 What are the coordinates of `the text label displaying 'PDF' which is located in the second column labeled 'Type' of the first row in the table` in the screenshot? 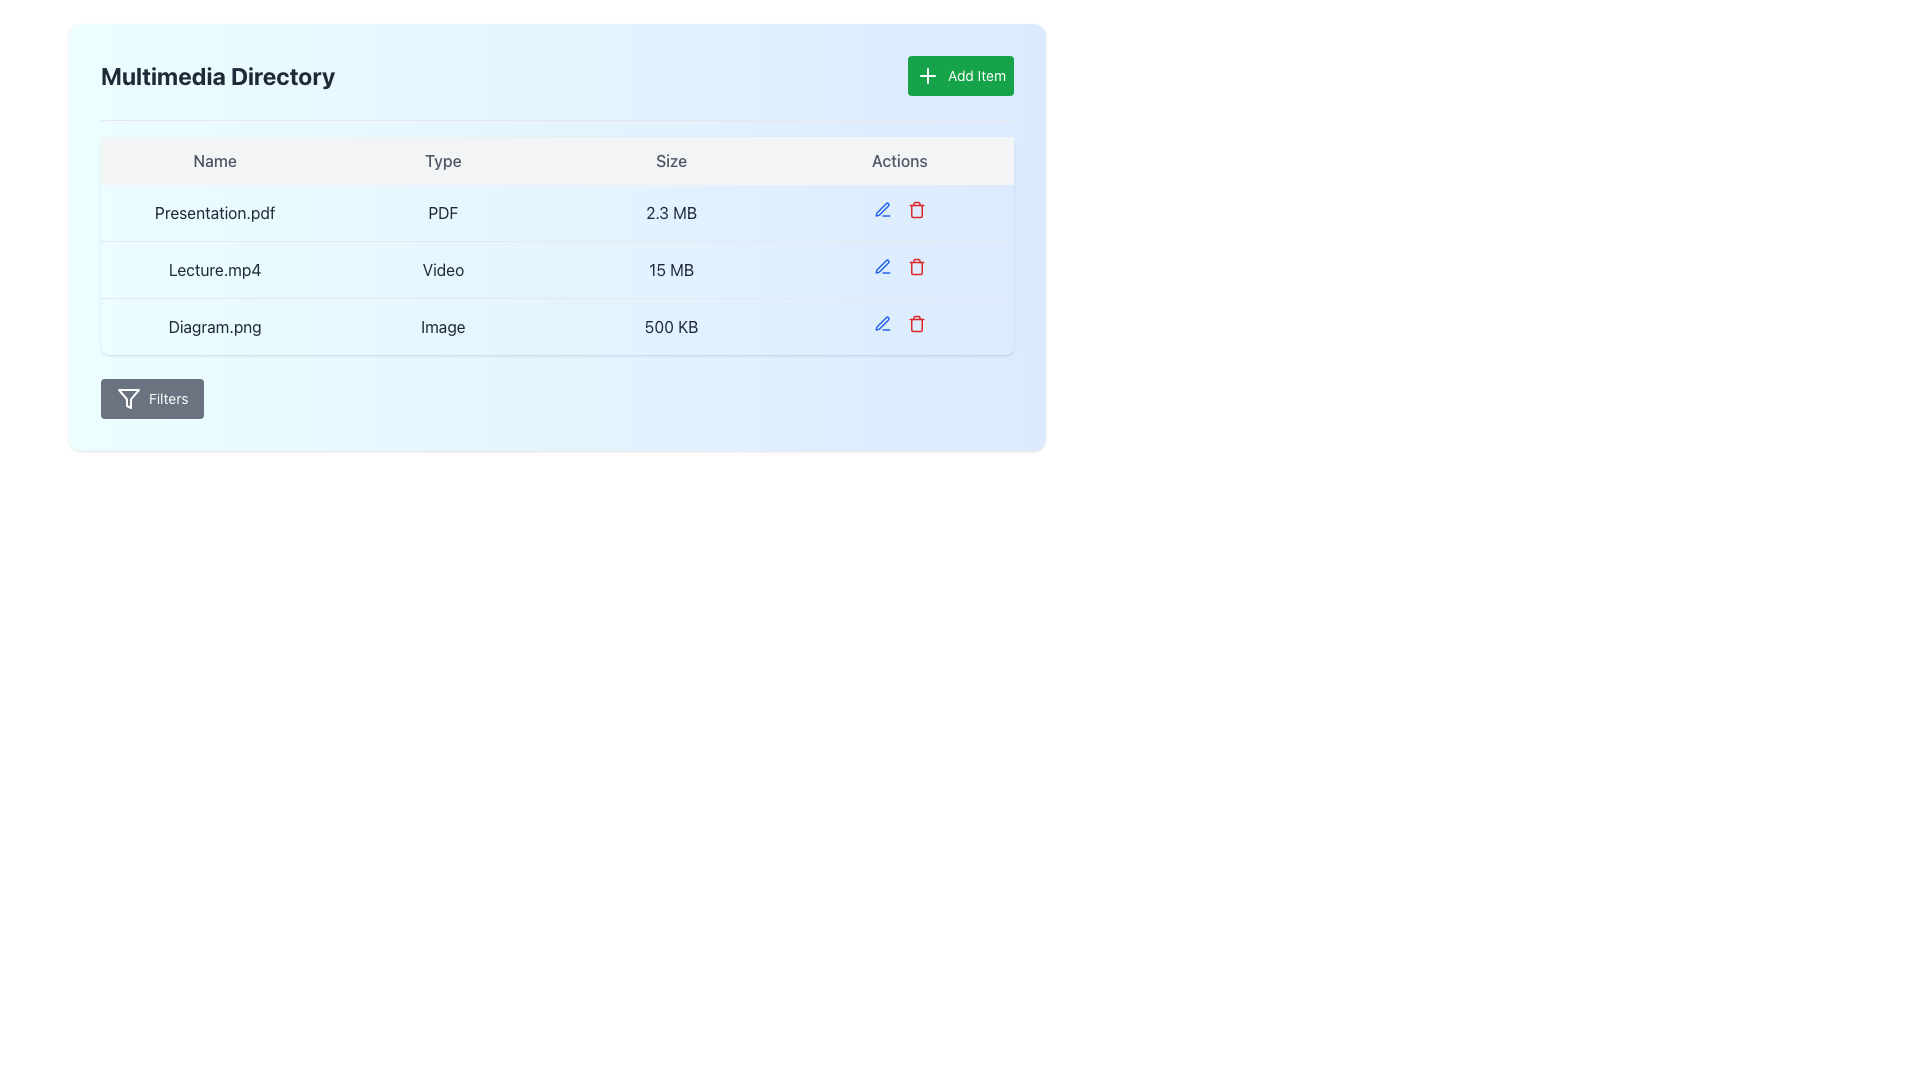 It's located at (442, 213).